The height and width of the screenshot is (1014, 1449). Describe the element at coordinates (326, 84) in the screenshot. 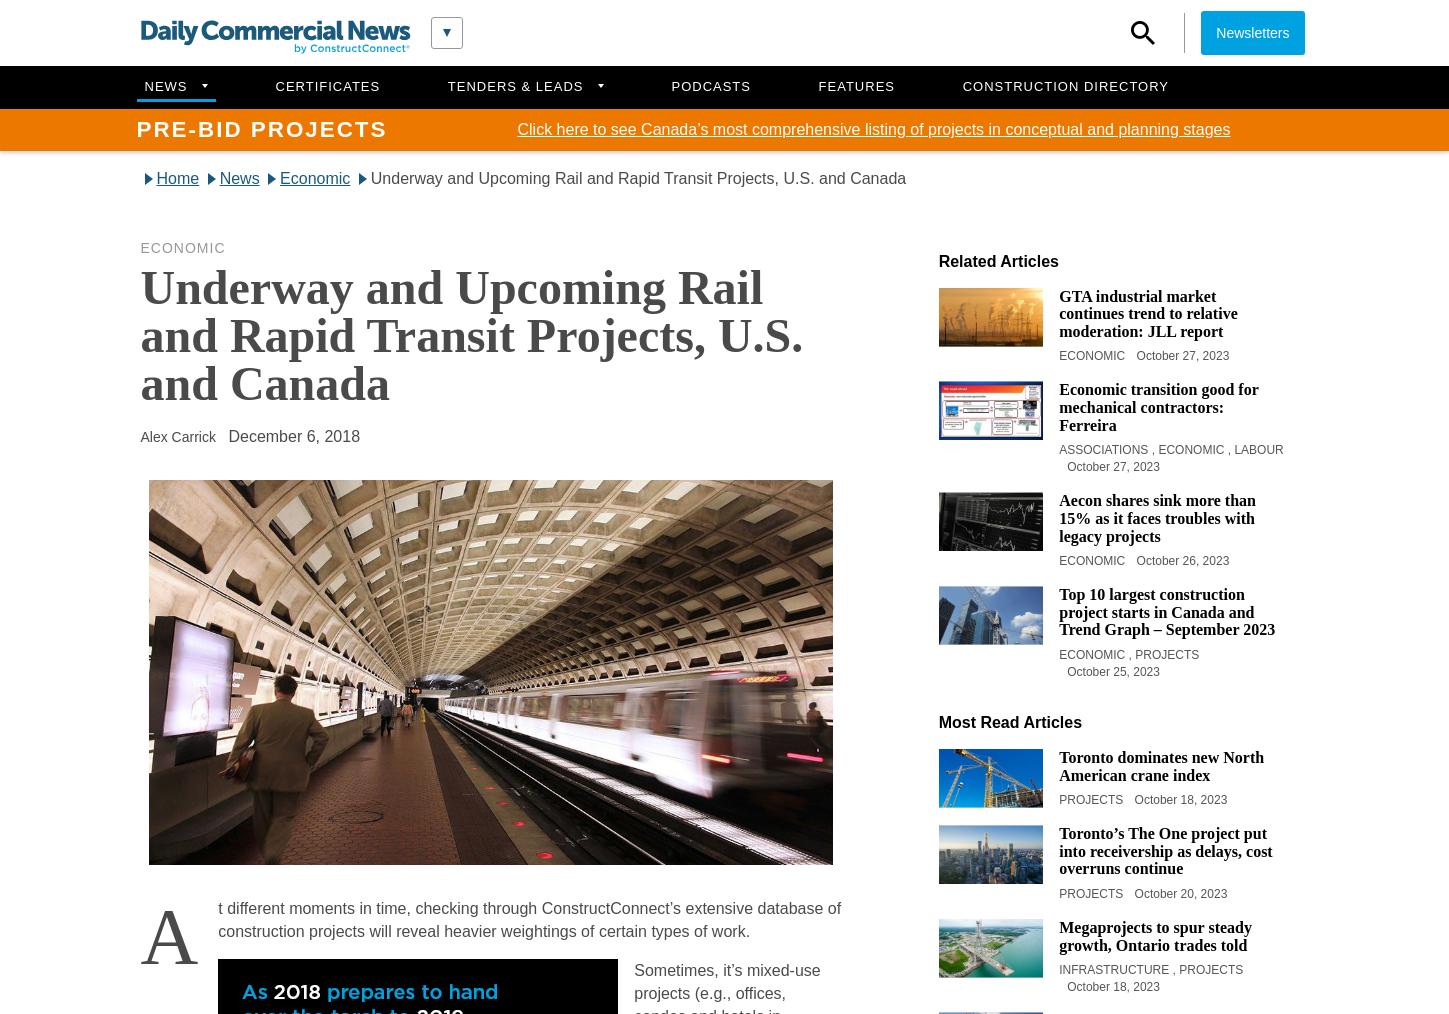

I see `'Certificates'` at that location.